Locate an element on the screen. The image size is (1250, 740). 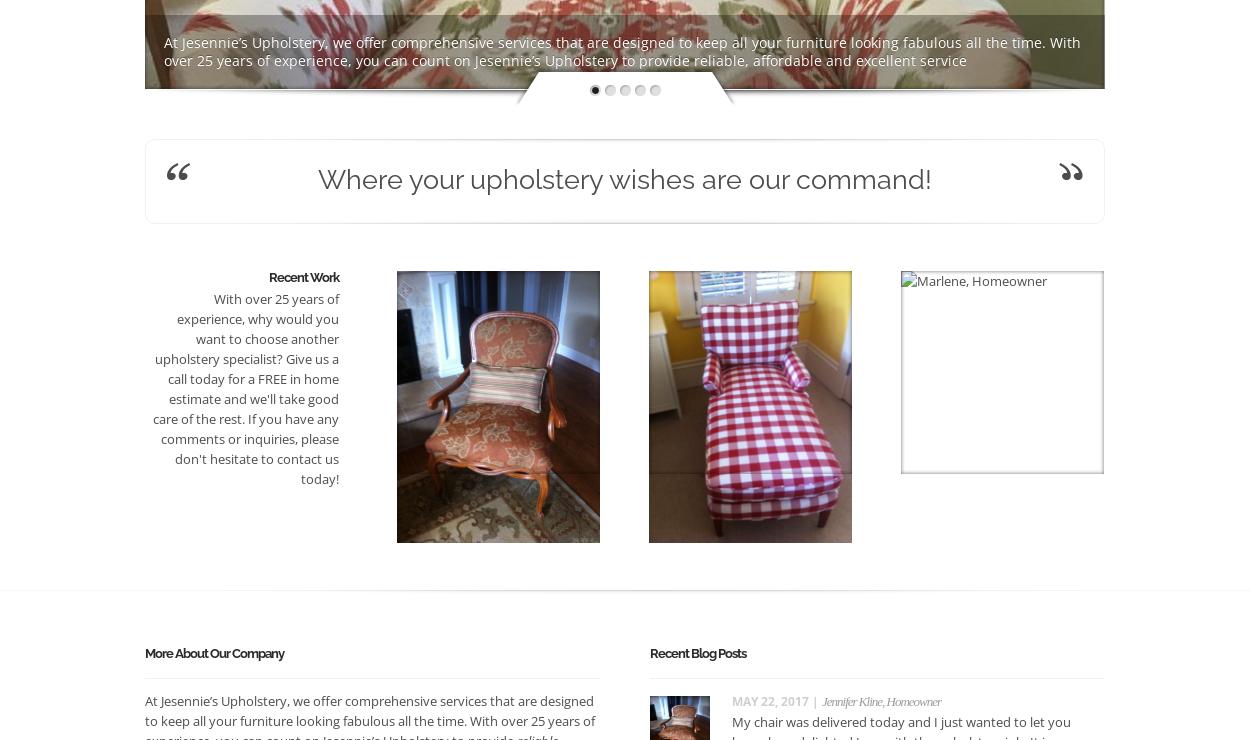
'Unique Custom Upholstery This sofa was re-upholstered We handle all in-home upholstery Recently upholstered ottoman  Our Services Include Exquisitely tailored, hand stitched slipcovers Upholstery Upholstery of slipcovers for dining room chairs Window cushions Pillows Cushion repair Sofa slipcovers Wing chair upholstery Chaise...' is located at coordinates (619, 41).